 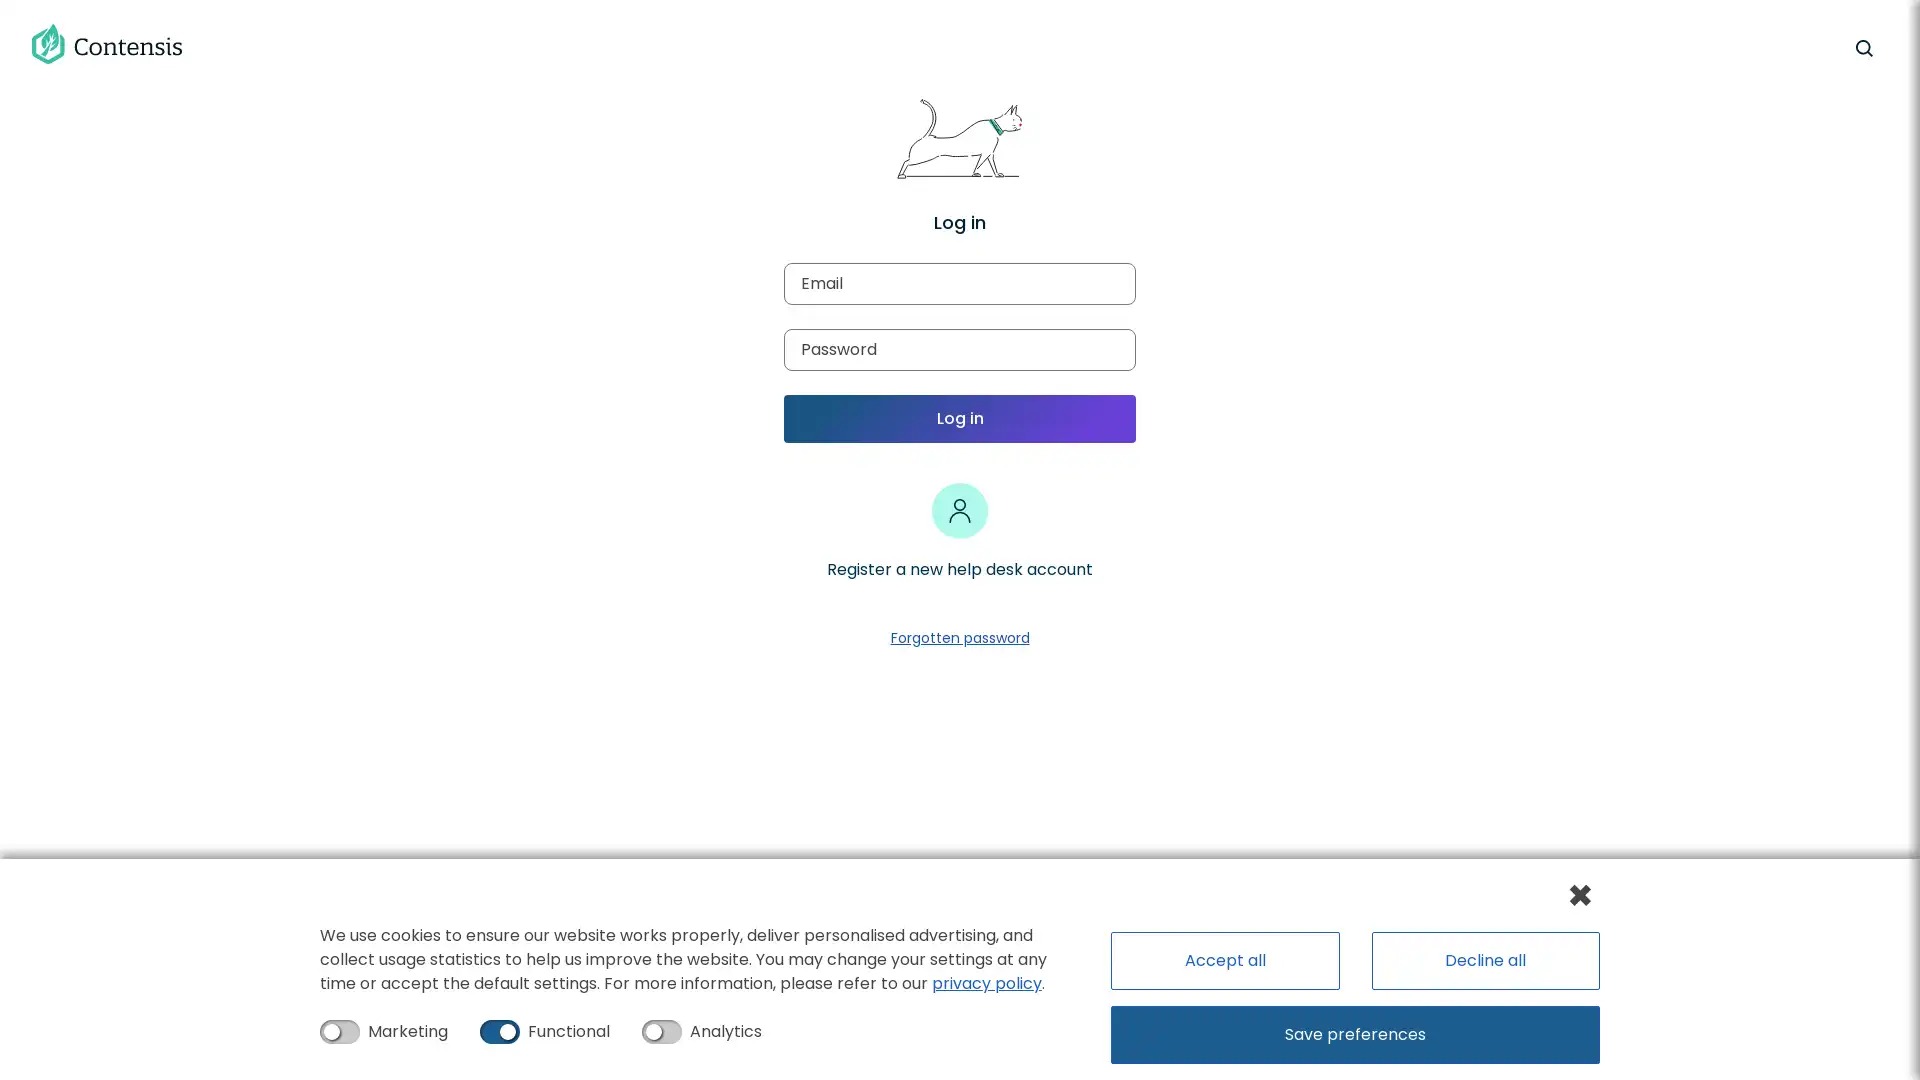 I want to click on Decline all, so click(x=1484, y=959).